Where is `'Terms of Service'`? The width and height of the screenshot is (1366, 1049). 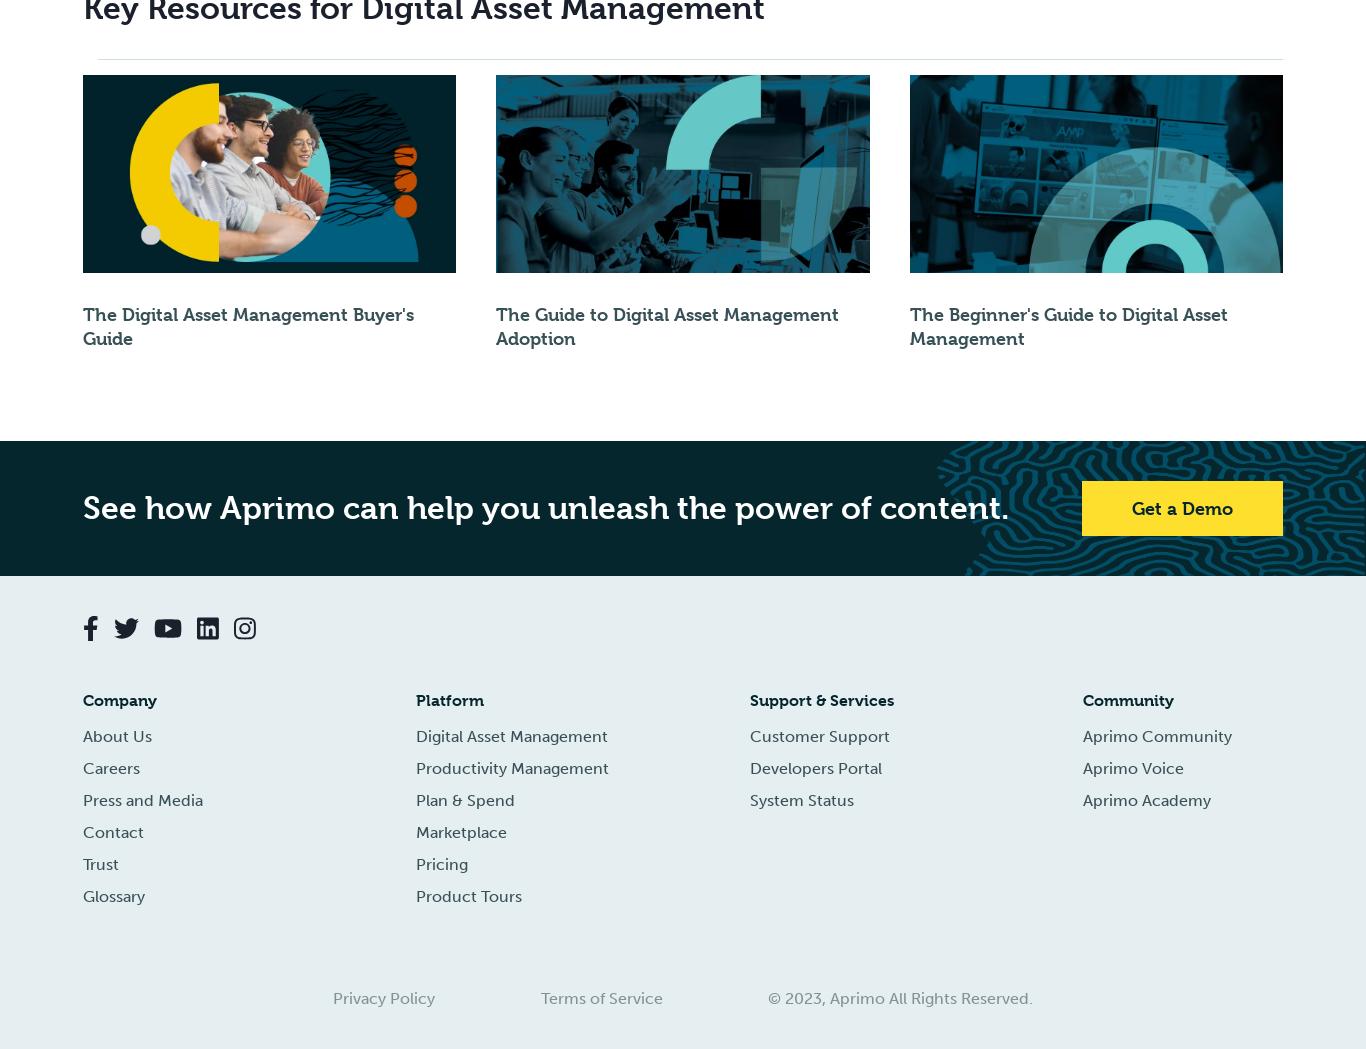
'Terms of Service' is located at coordinates (600, 997).